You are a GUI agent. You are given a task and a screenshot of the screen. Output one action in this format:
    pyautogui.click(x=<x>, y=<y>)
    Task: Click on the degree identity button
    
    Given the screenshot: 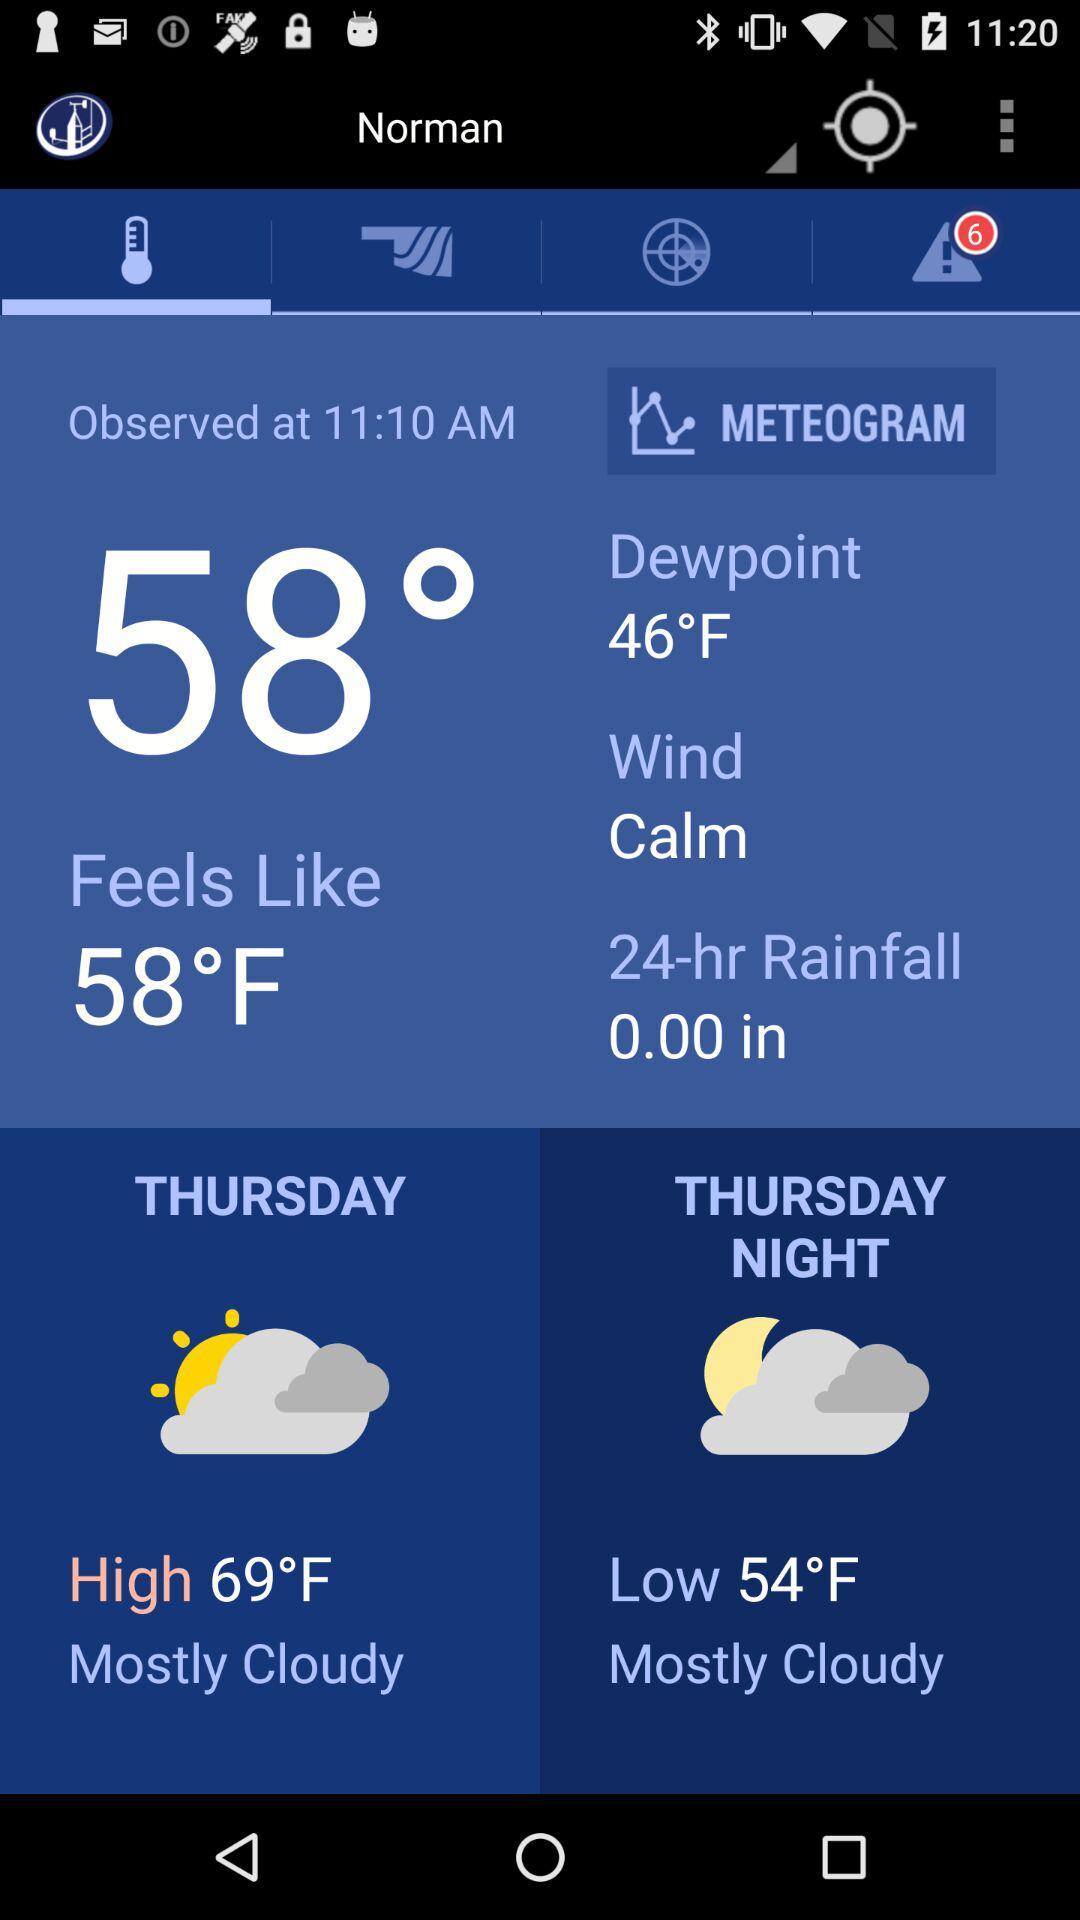 What is the action you would take?
    pyautogui.click(x=817, y=420)
    